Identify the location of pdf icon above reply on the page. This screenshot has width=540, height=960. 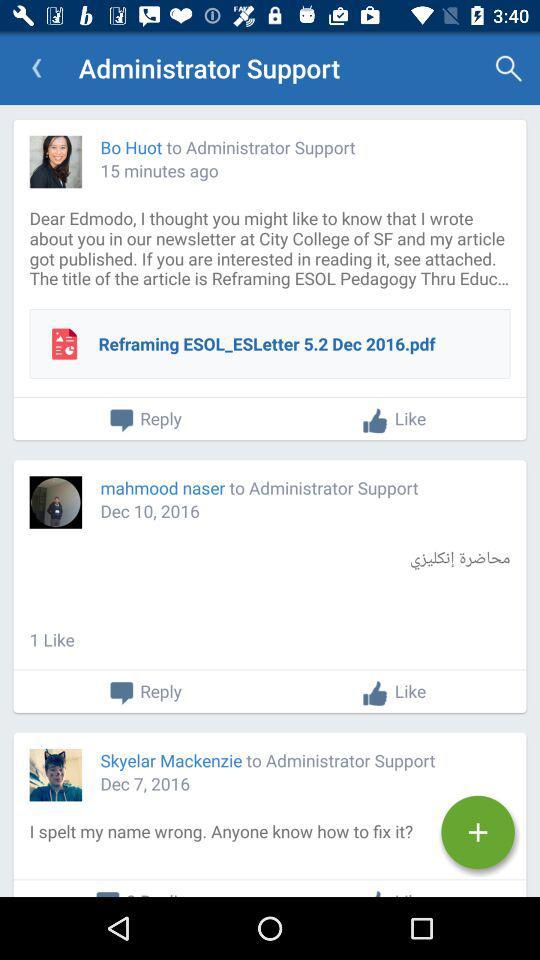
(64, 343).